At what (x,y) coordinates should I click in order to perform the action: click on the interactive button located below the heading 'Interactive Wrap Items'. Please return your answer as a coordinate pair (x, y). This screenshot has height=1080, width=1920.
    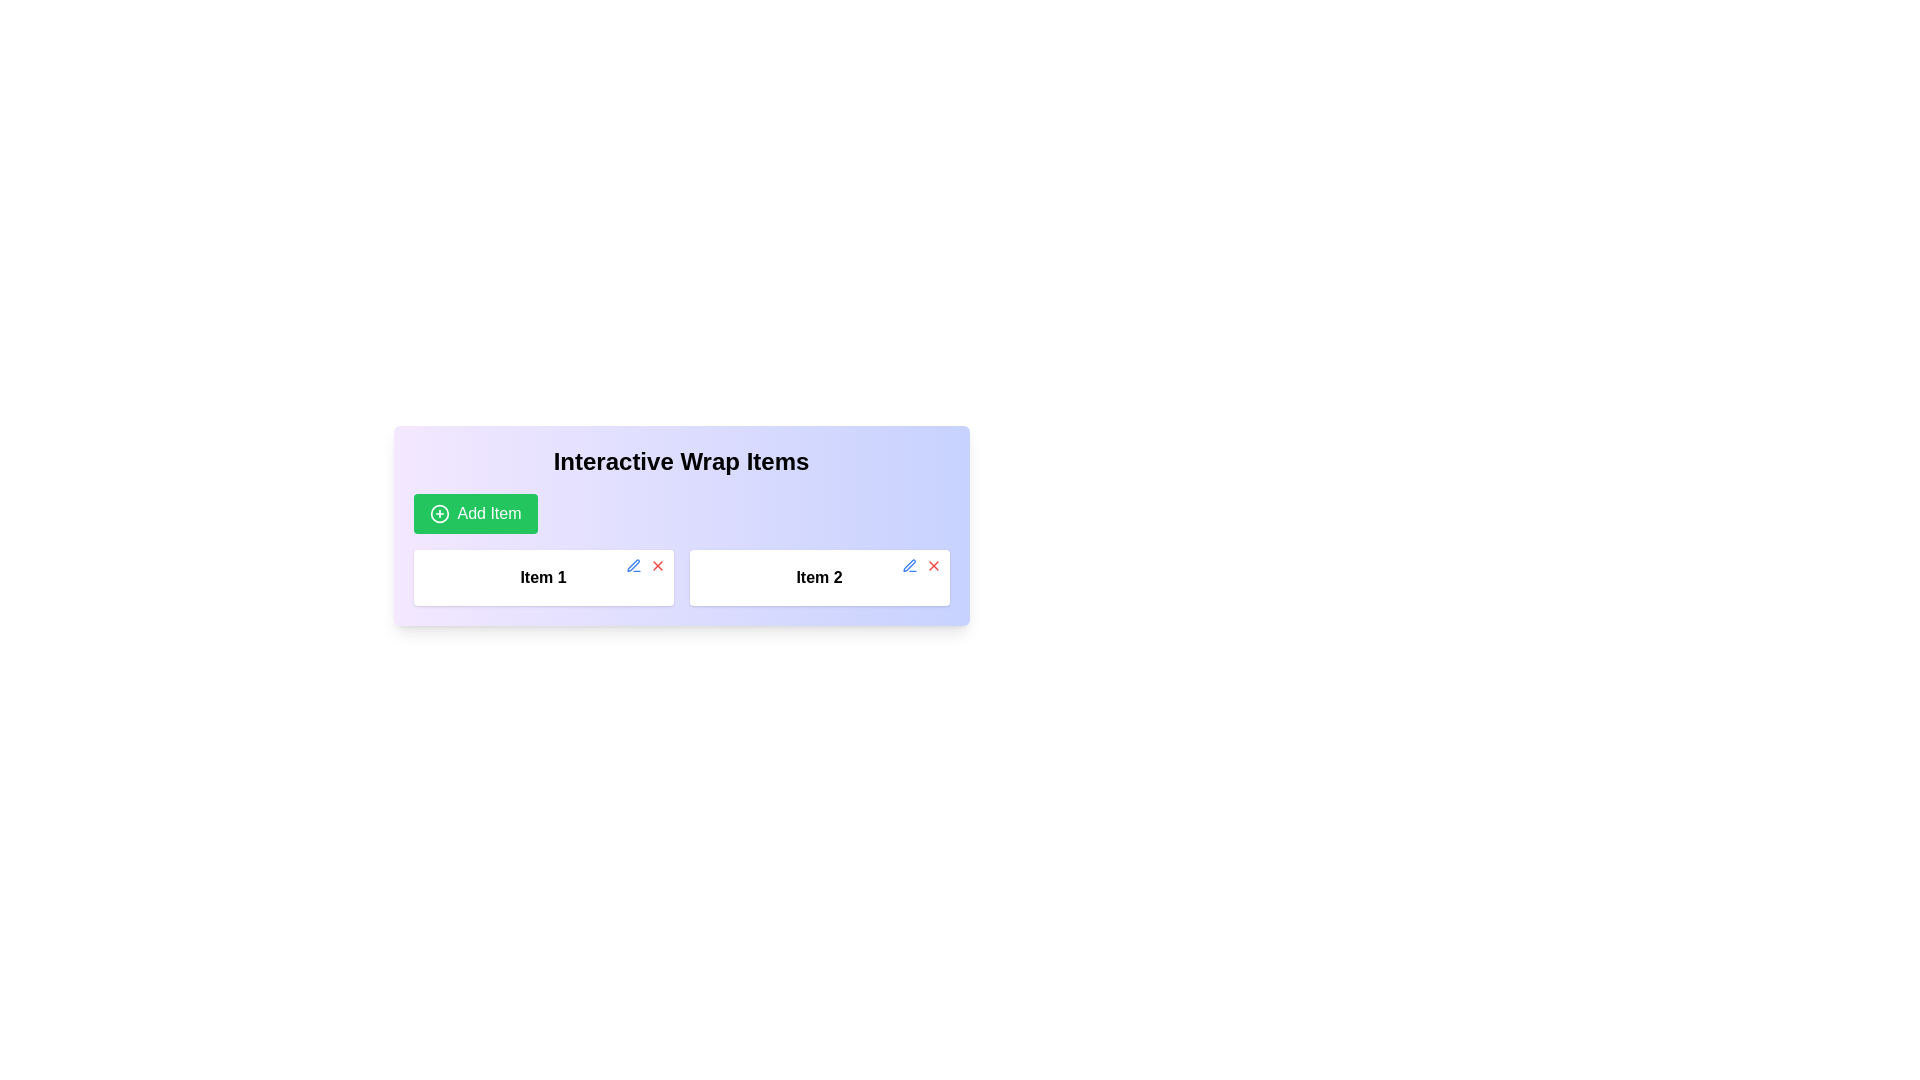
    Looking at the image, I should click on (474, 512).